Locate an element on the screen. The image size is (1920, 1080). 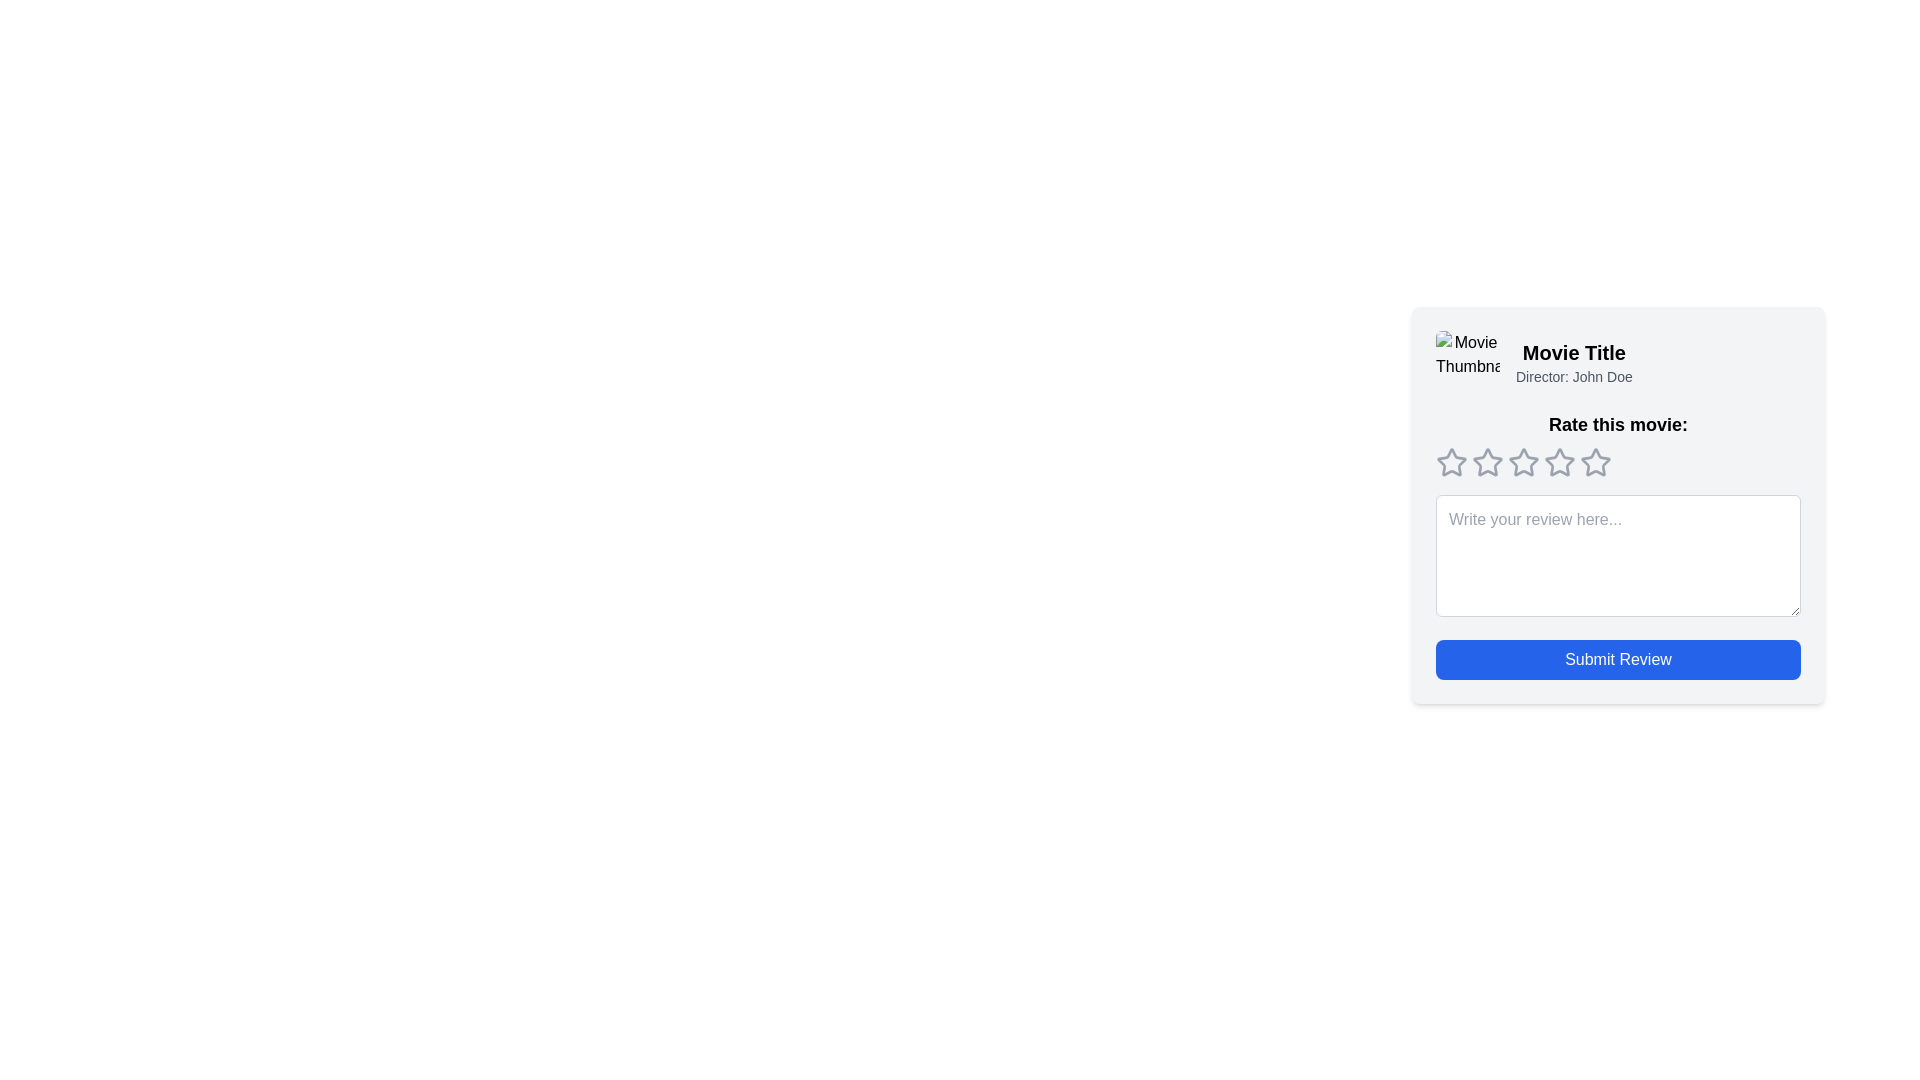
the text label displaying 'Director: John Doe', which is styled in a smaller gray font and positioned directly below the title 'Movie Title' is located at coordinates (1573, 377).